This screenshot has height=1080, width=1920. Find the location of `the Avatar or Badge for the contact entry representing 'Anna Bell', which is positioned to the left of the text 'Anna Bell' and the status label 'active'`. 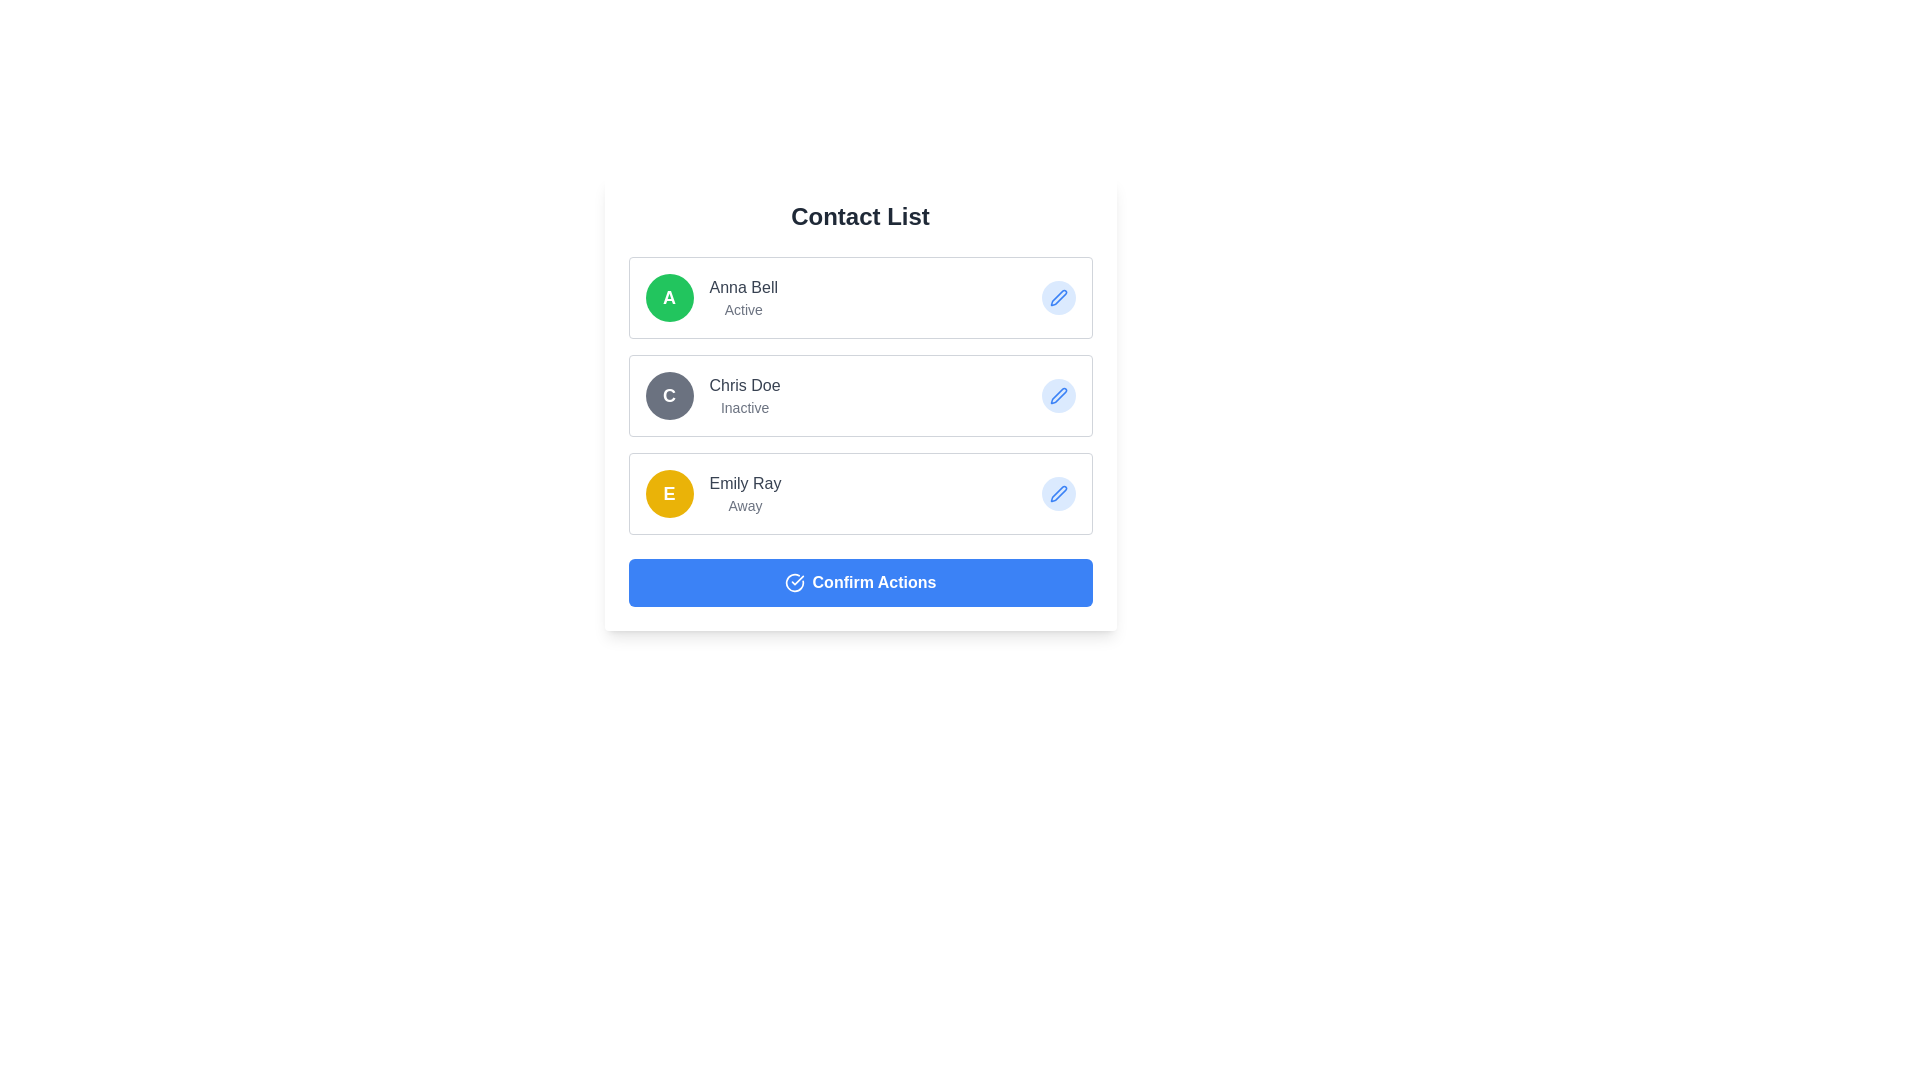

the Avatar or Badge for the contact entry representing 'Anna Bell', which is positioned to the left of the text 'Anna Bell' and the status label 'active' is located at coordinates (669, 297).